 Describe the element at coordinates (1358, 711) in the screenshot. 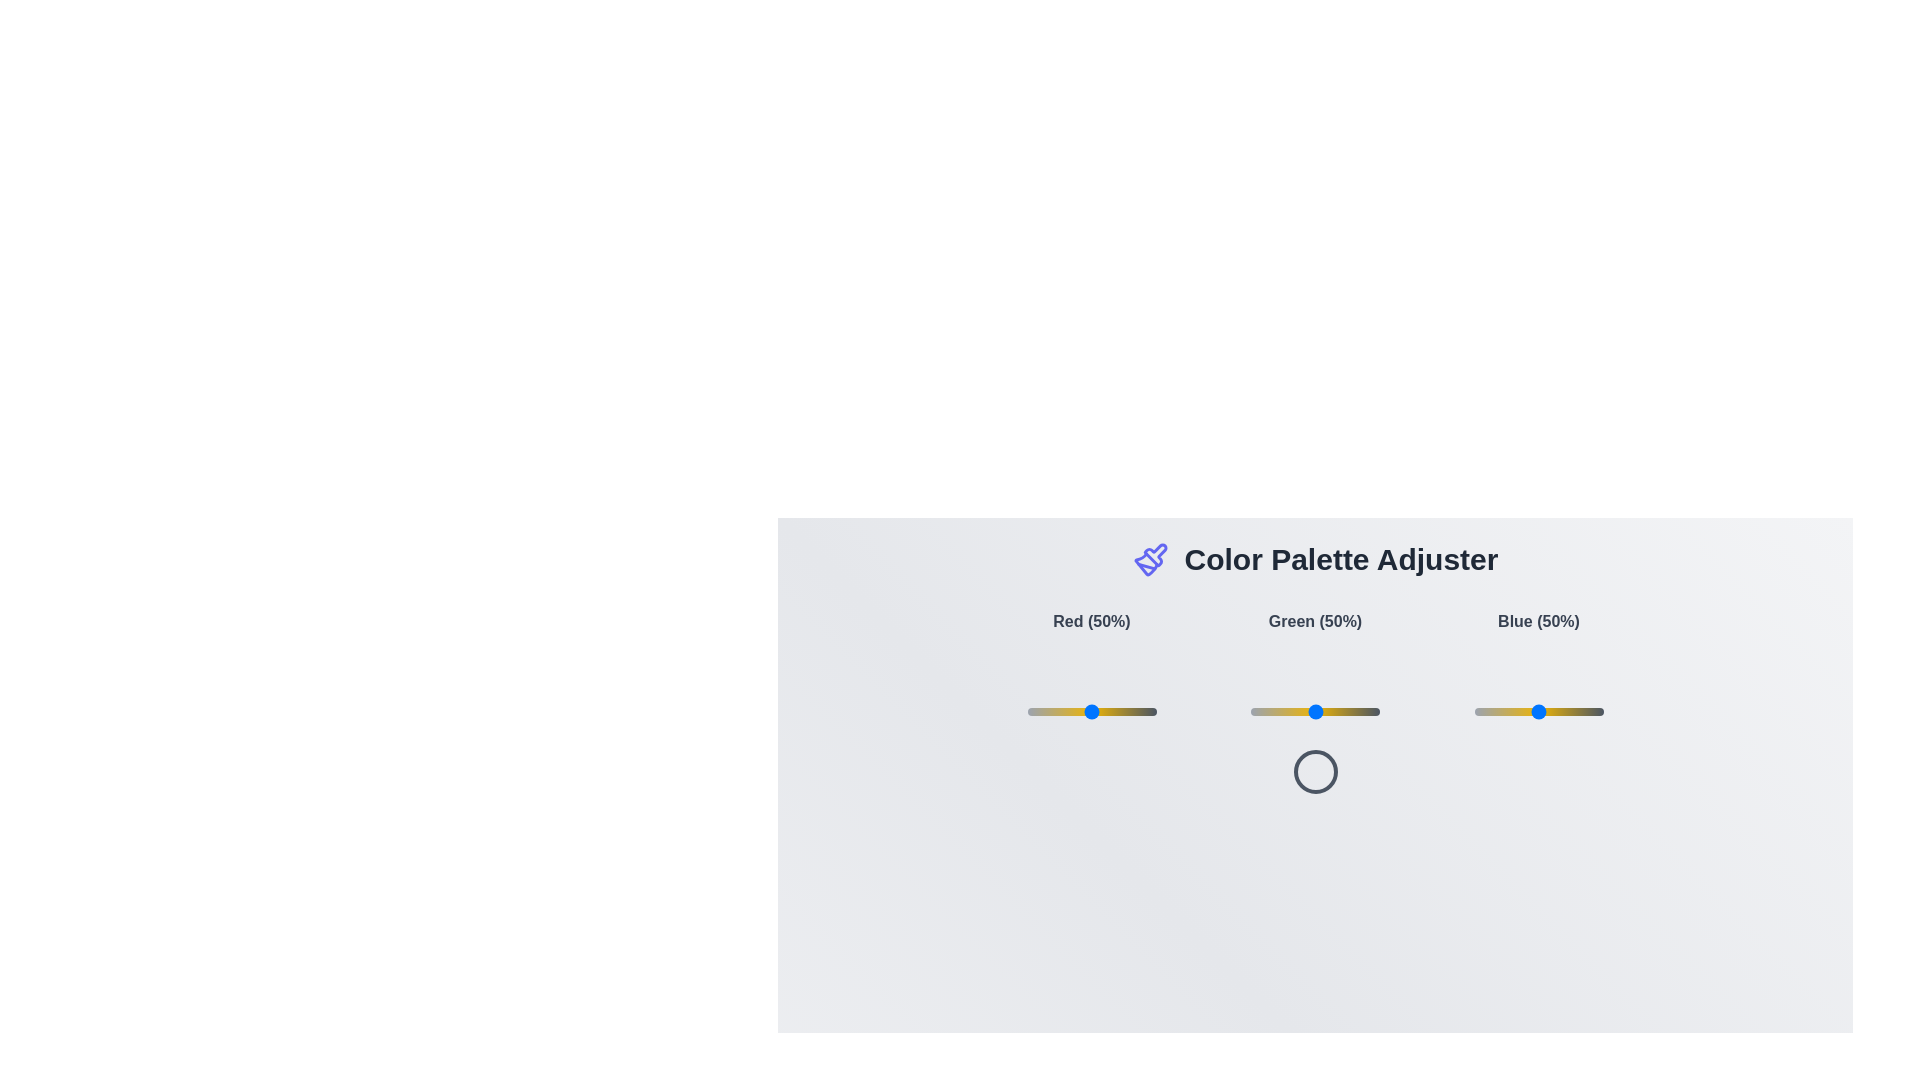

I see `the green slider to 83%` at that location.